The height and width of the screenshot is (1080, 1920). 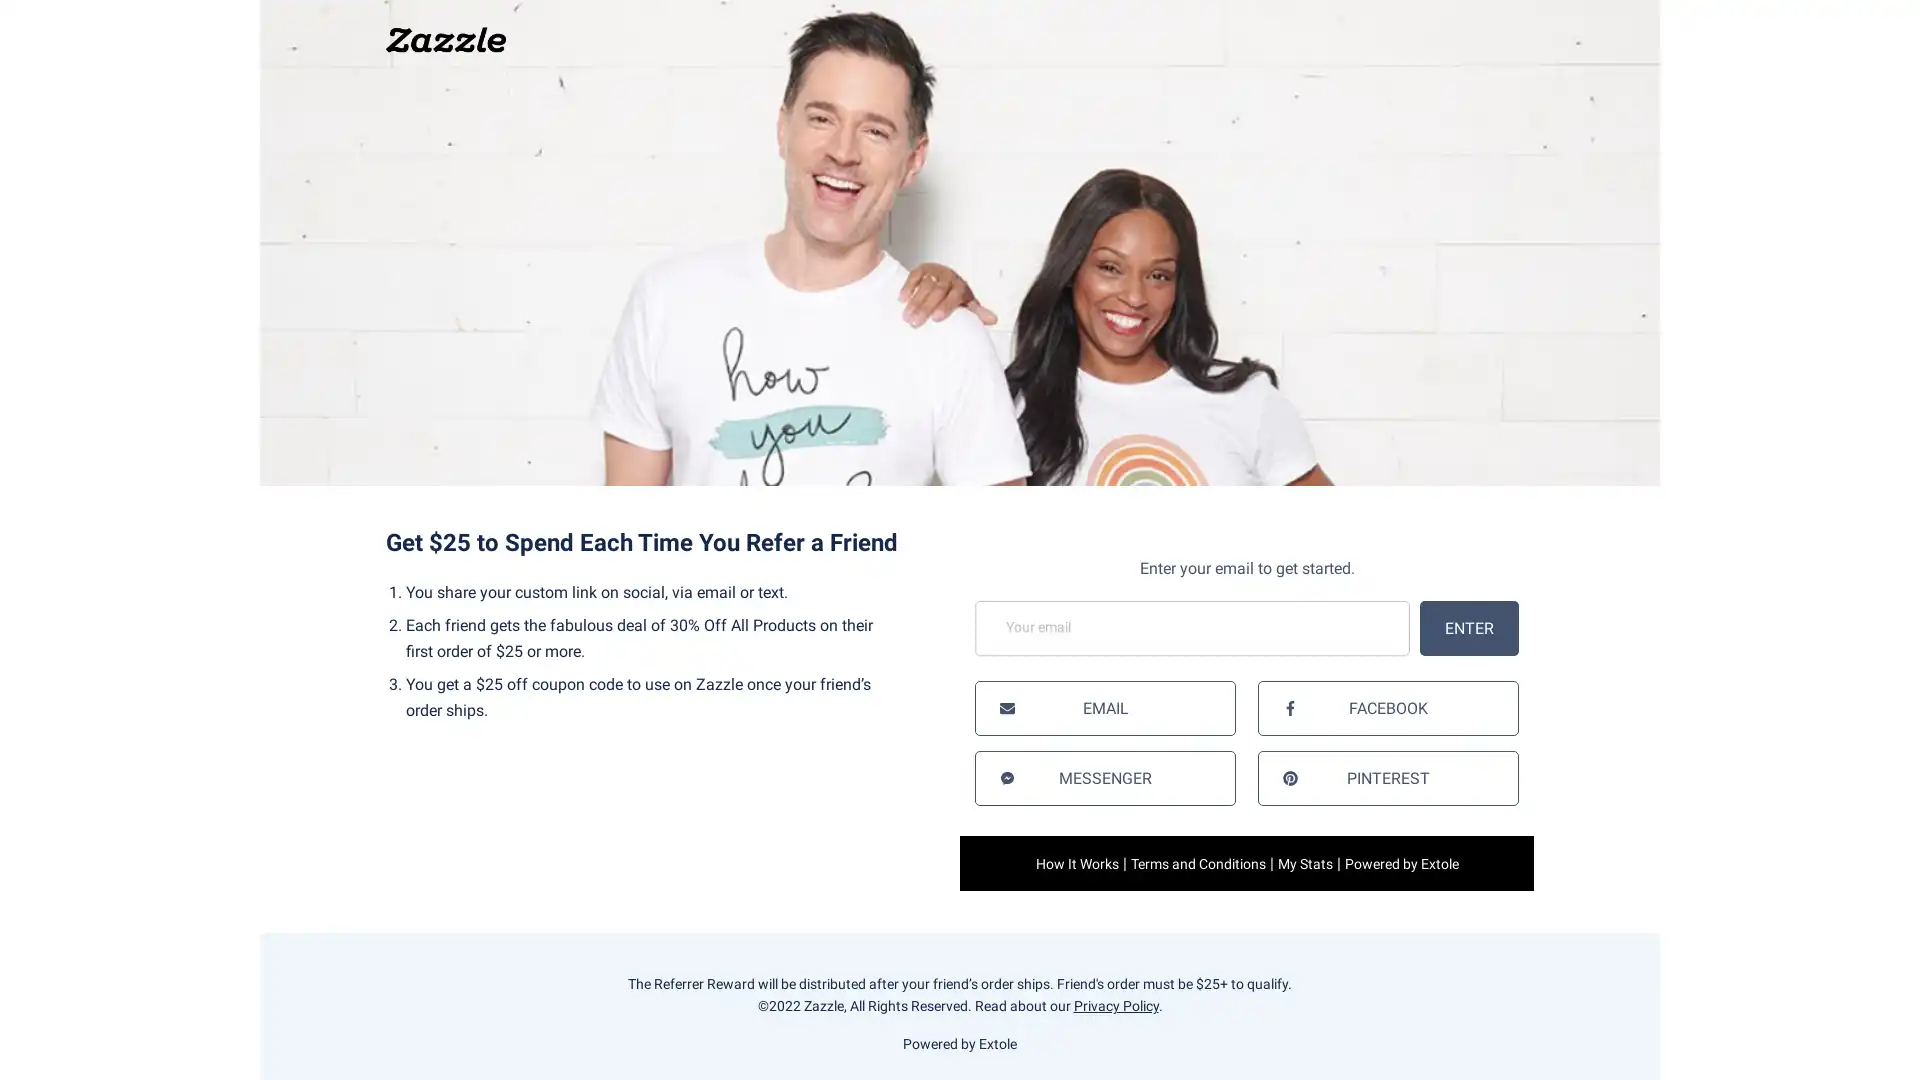 I want to click on Enter, so click(x=1469, y=626).